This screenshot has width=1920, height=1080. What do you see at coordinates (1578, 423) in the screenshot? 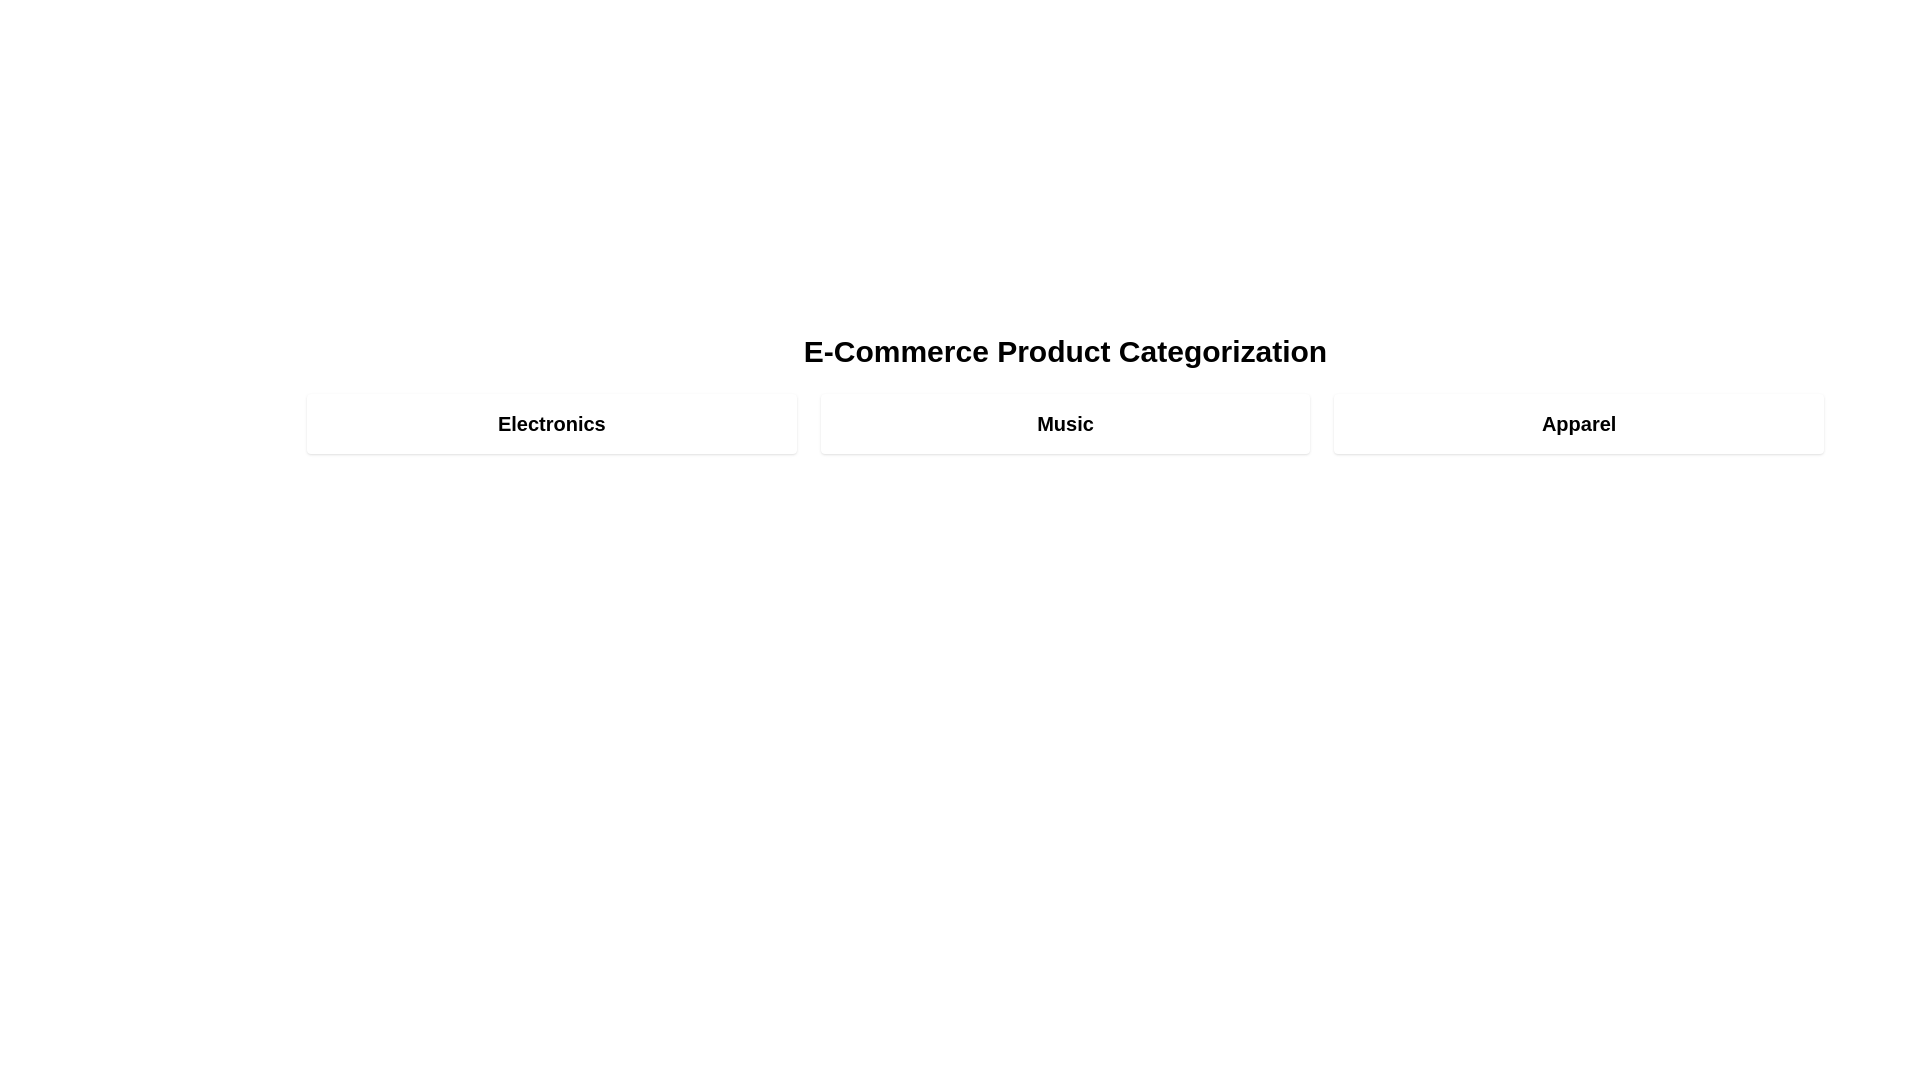
I see `the Apparel category to interact with its list` at bounding box center [1578, 423].